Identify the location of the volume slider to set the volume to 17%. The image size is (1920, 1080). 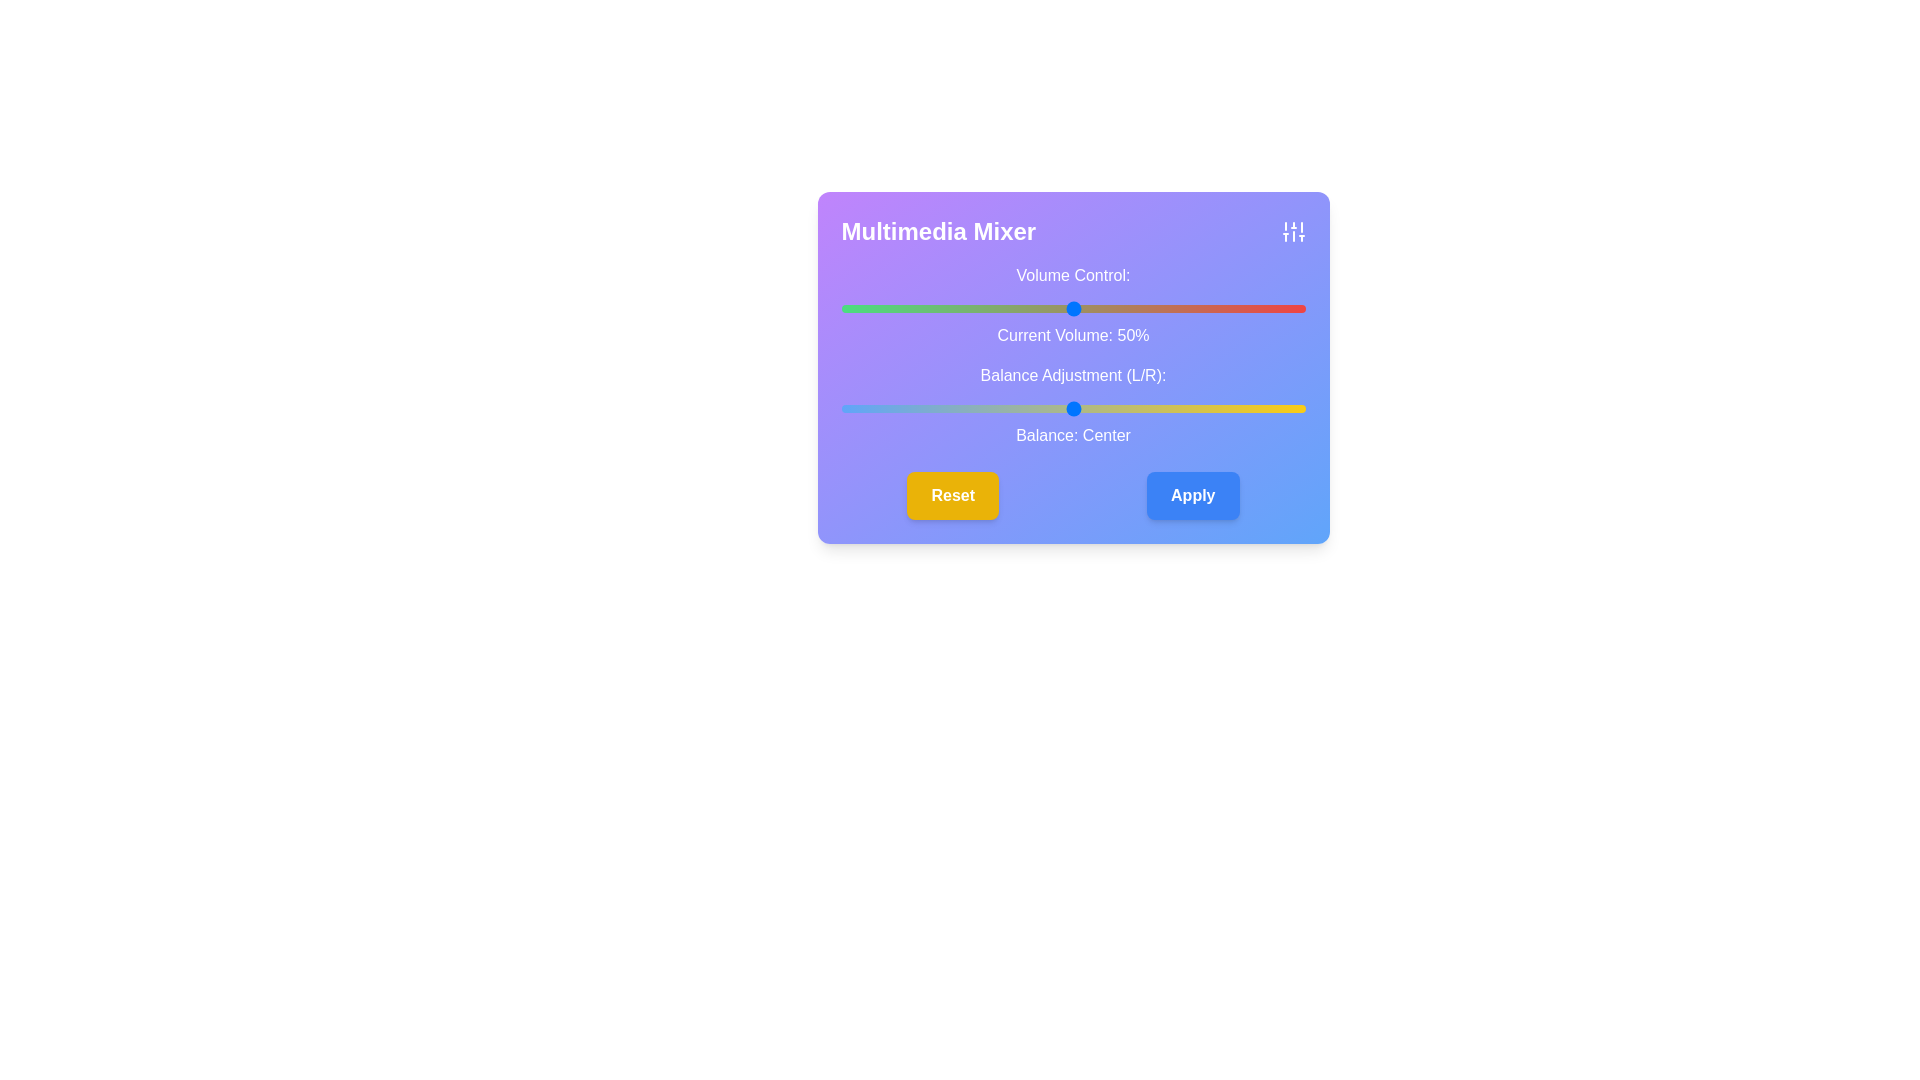
(919, 308).